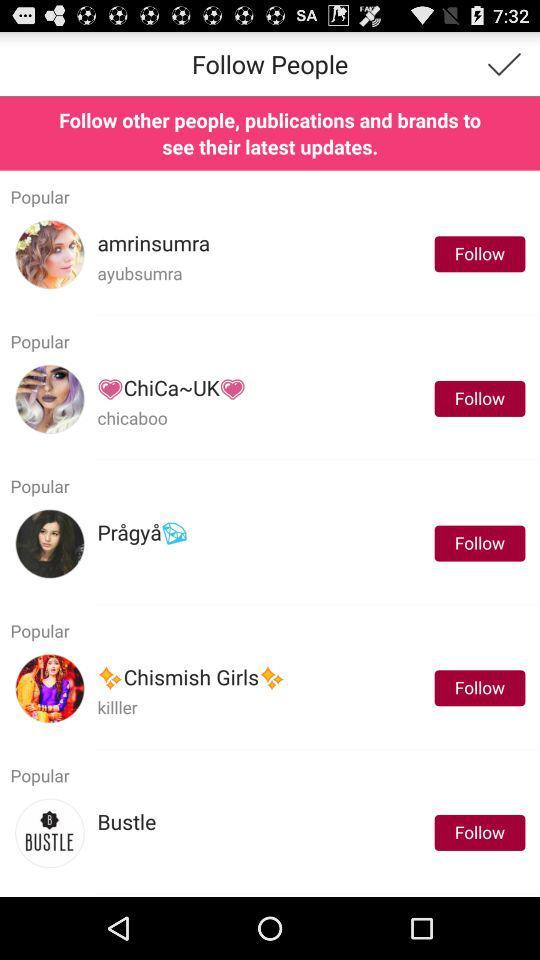 This screenshot has height=960, width=540. What do you see at coordinates (126, 822) in the screenshot?
I see `item below popular app` at bounding box center [126, 822].